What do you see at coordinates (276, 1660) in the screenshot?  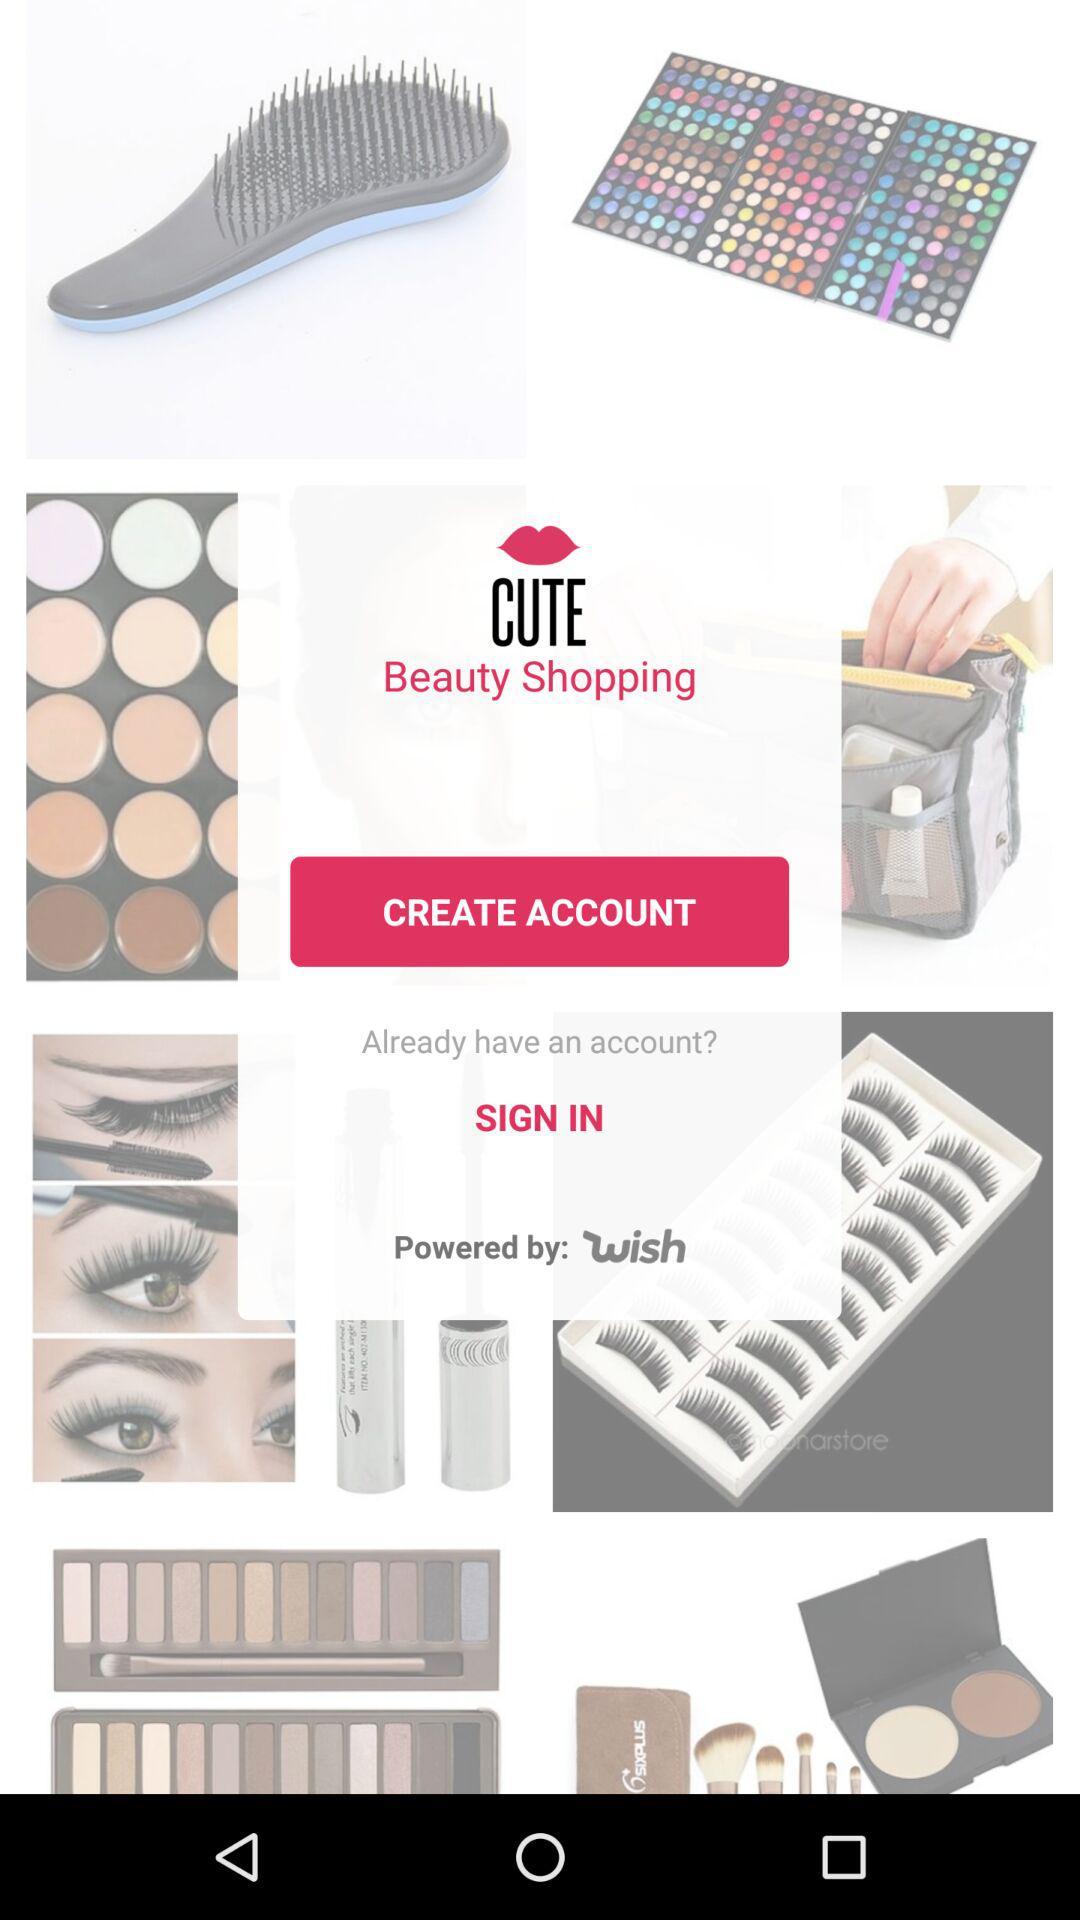 I see `eye makeup` at bounding box center [276, 1660].